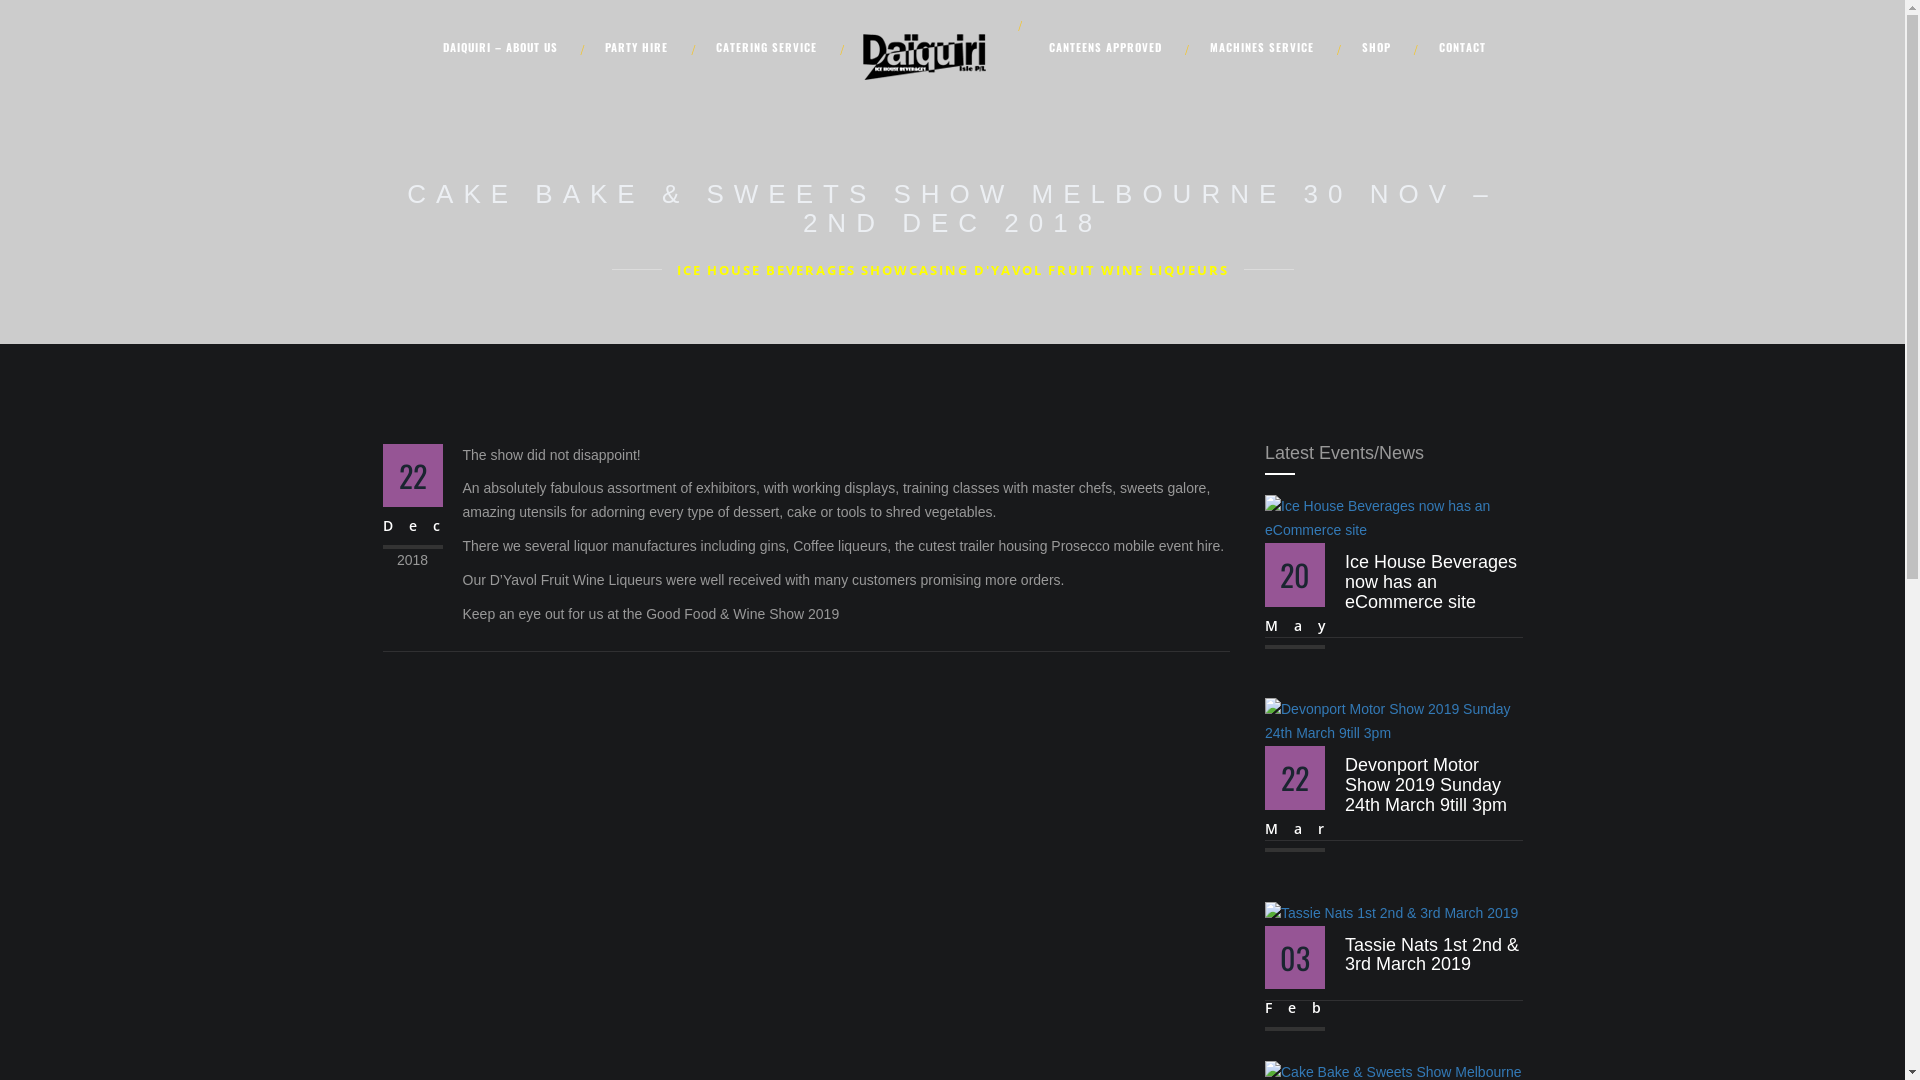  What do you see at coordinates (1265, 46) in the screenshot?
I see `'MACHINES SERVICE'` at bounding box center [1265, 46].